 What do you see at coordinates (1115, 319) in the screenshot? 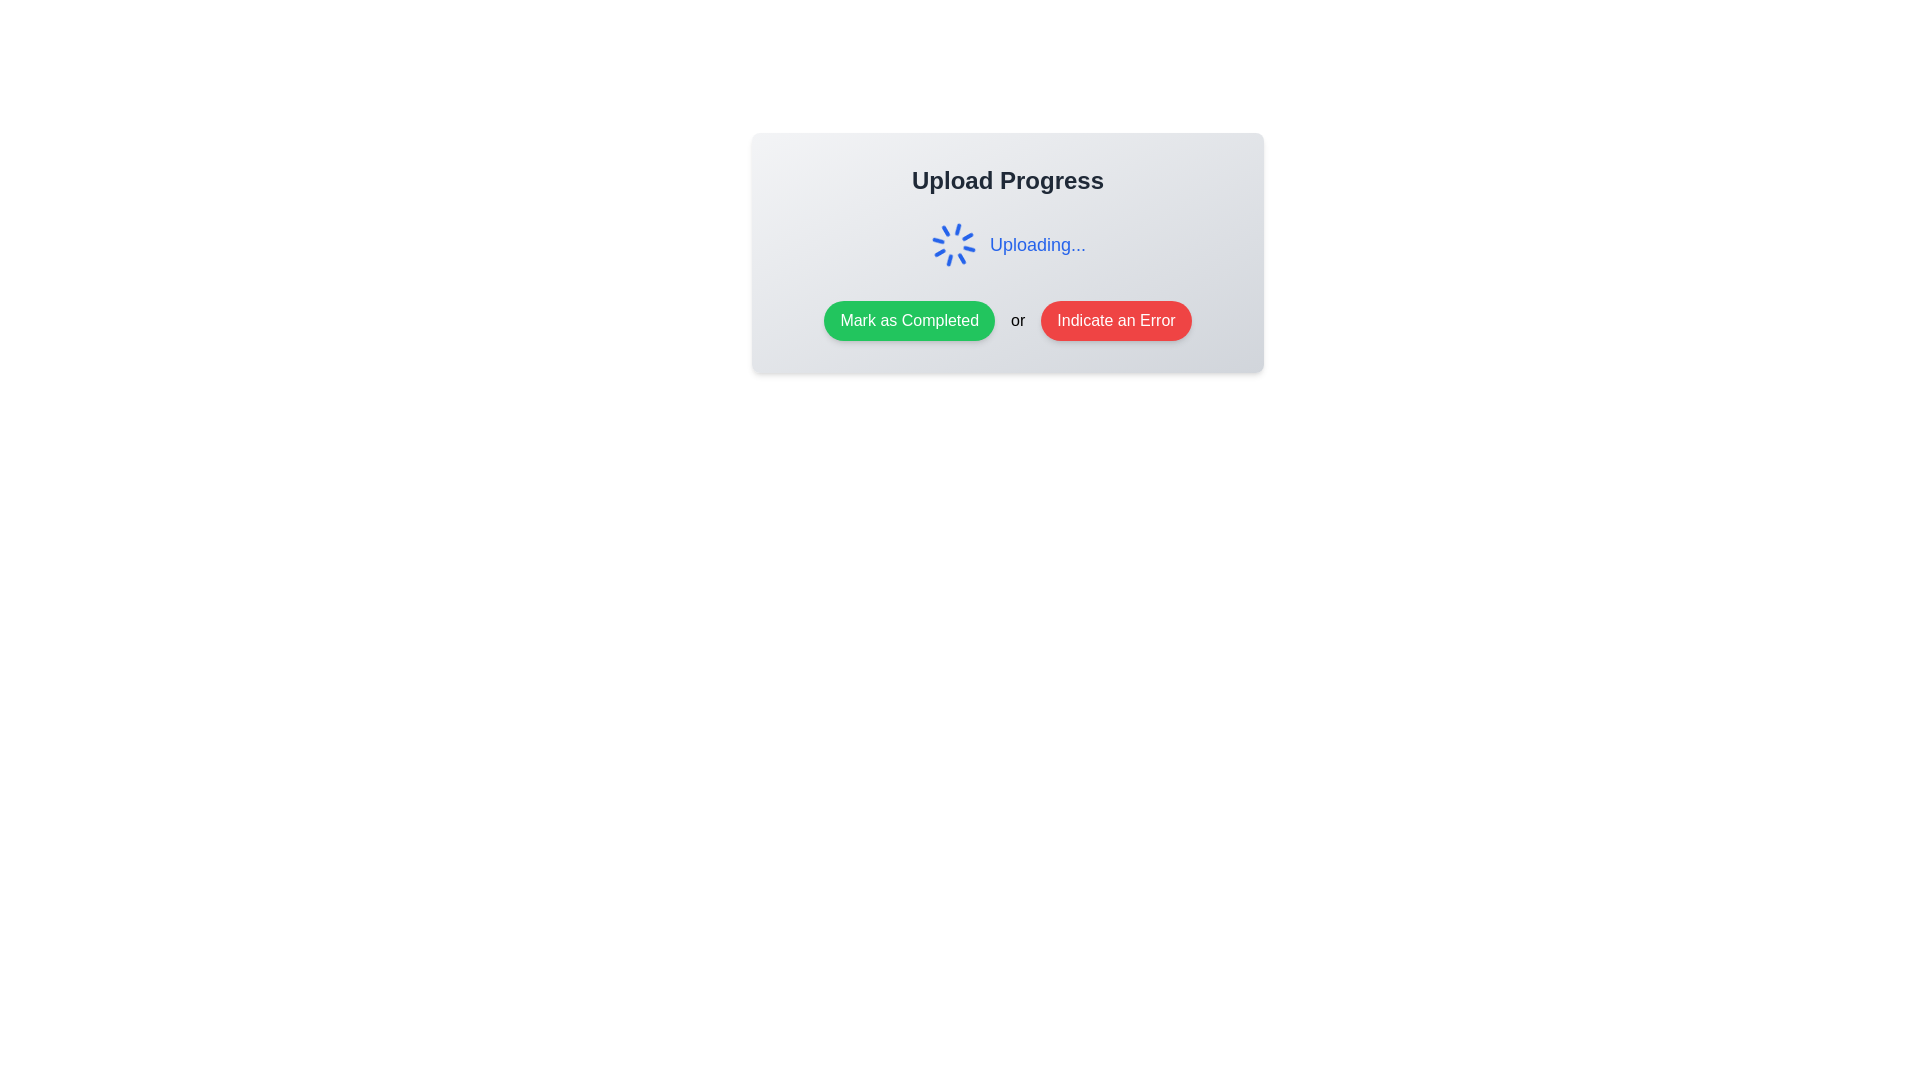
I see `the prominent red button labeled 'Indicate an Error'` at bounding box center [1115, 319].